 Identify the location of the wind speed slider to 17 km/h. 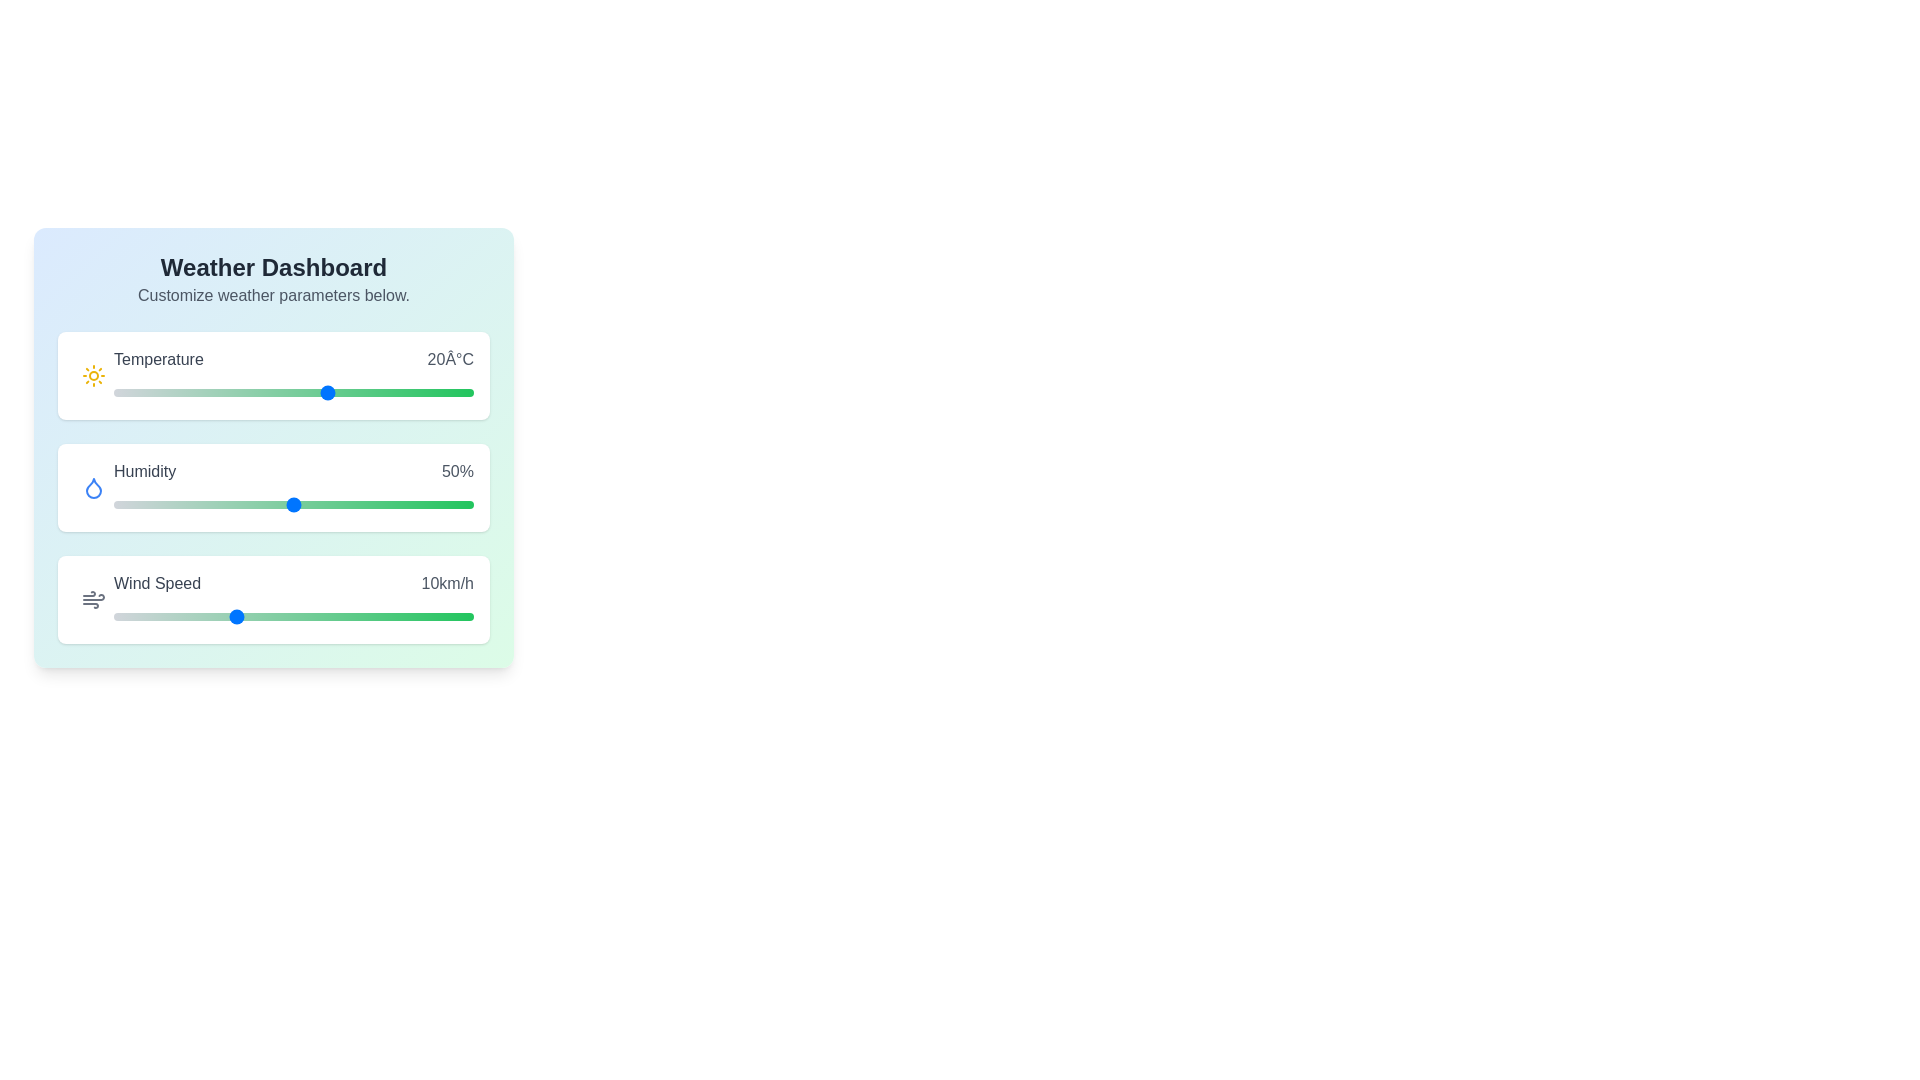
(316, 616).